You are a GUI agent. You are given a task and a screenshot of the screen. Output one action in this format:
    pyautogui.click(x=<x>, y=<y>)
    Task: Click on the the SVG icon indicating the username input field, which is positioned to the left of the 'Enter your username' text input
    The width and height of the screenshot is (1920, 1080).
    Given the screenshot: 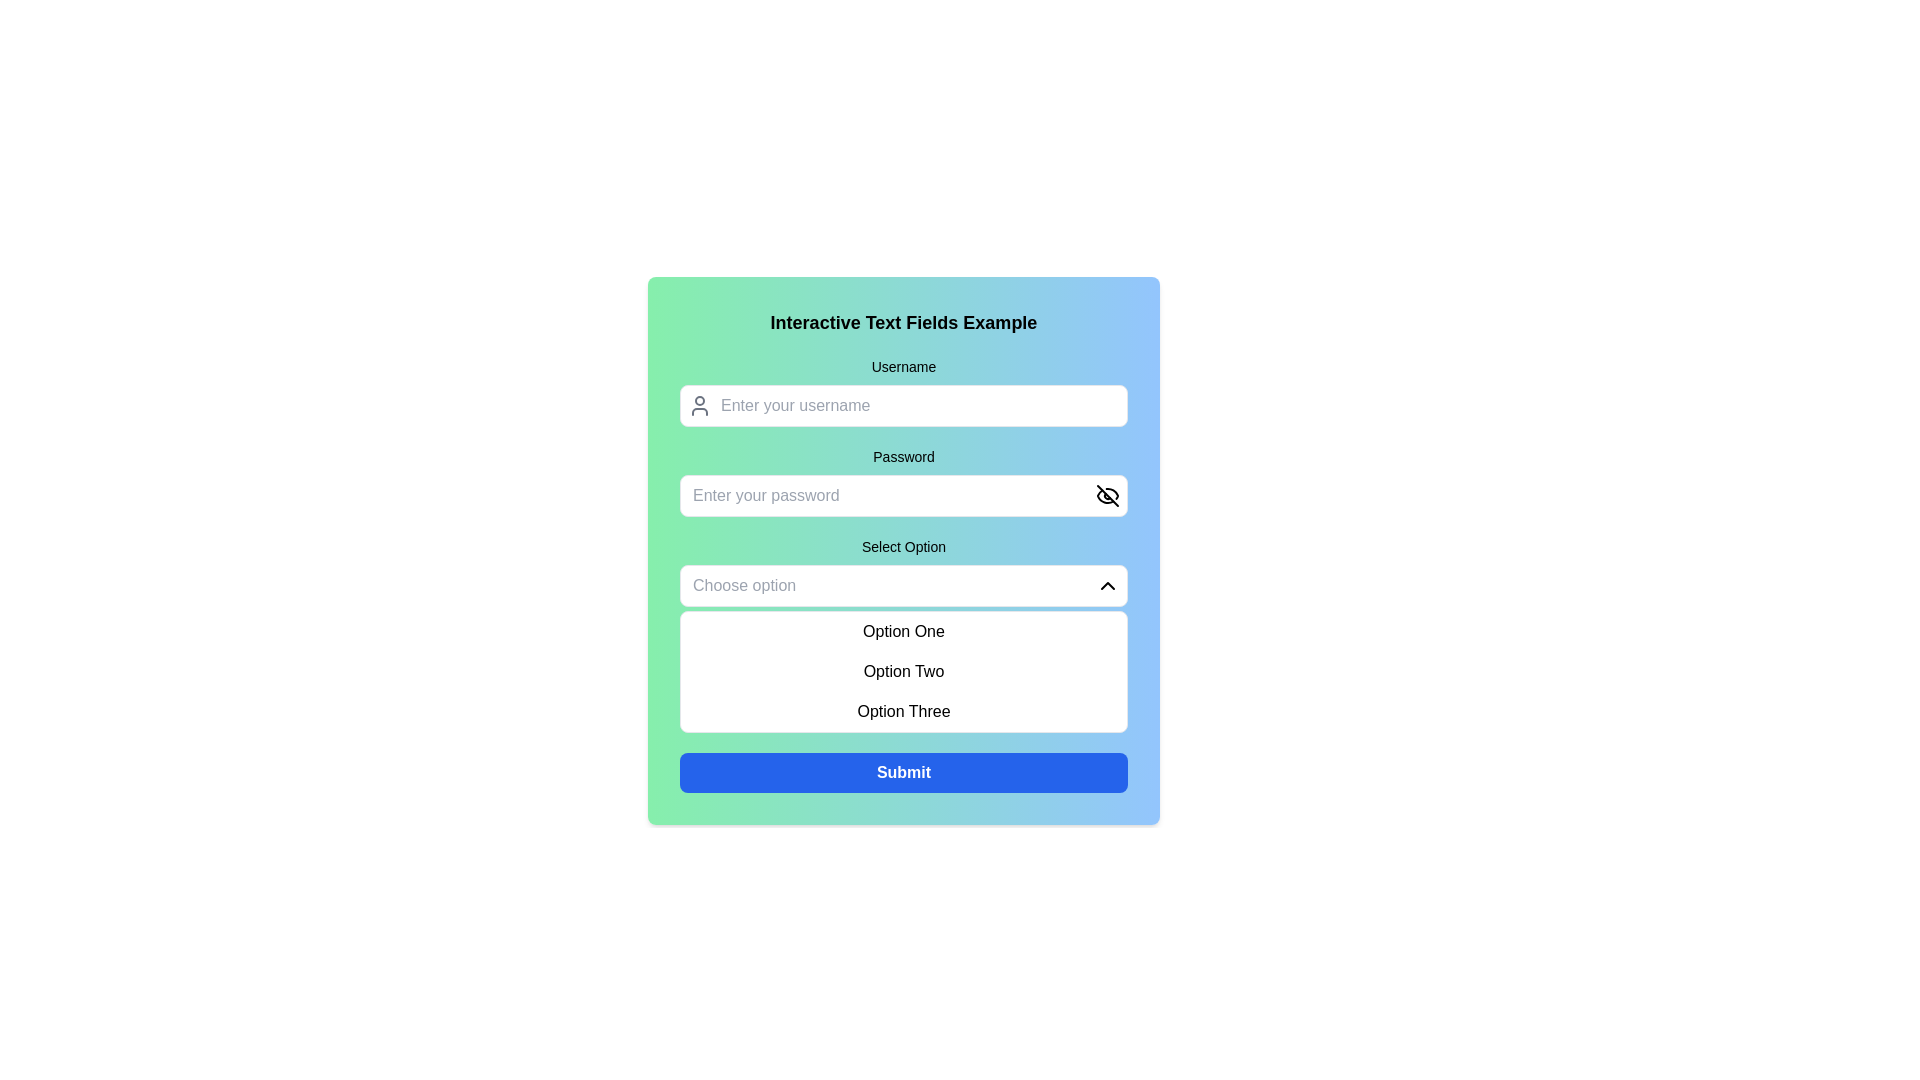 What is the action you would take?
    pyautogui.click(x=700, y=405)
    